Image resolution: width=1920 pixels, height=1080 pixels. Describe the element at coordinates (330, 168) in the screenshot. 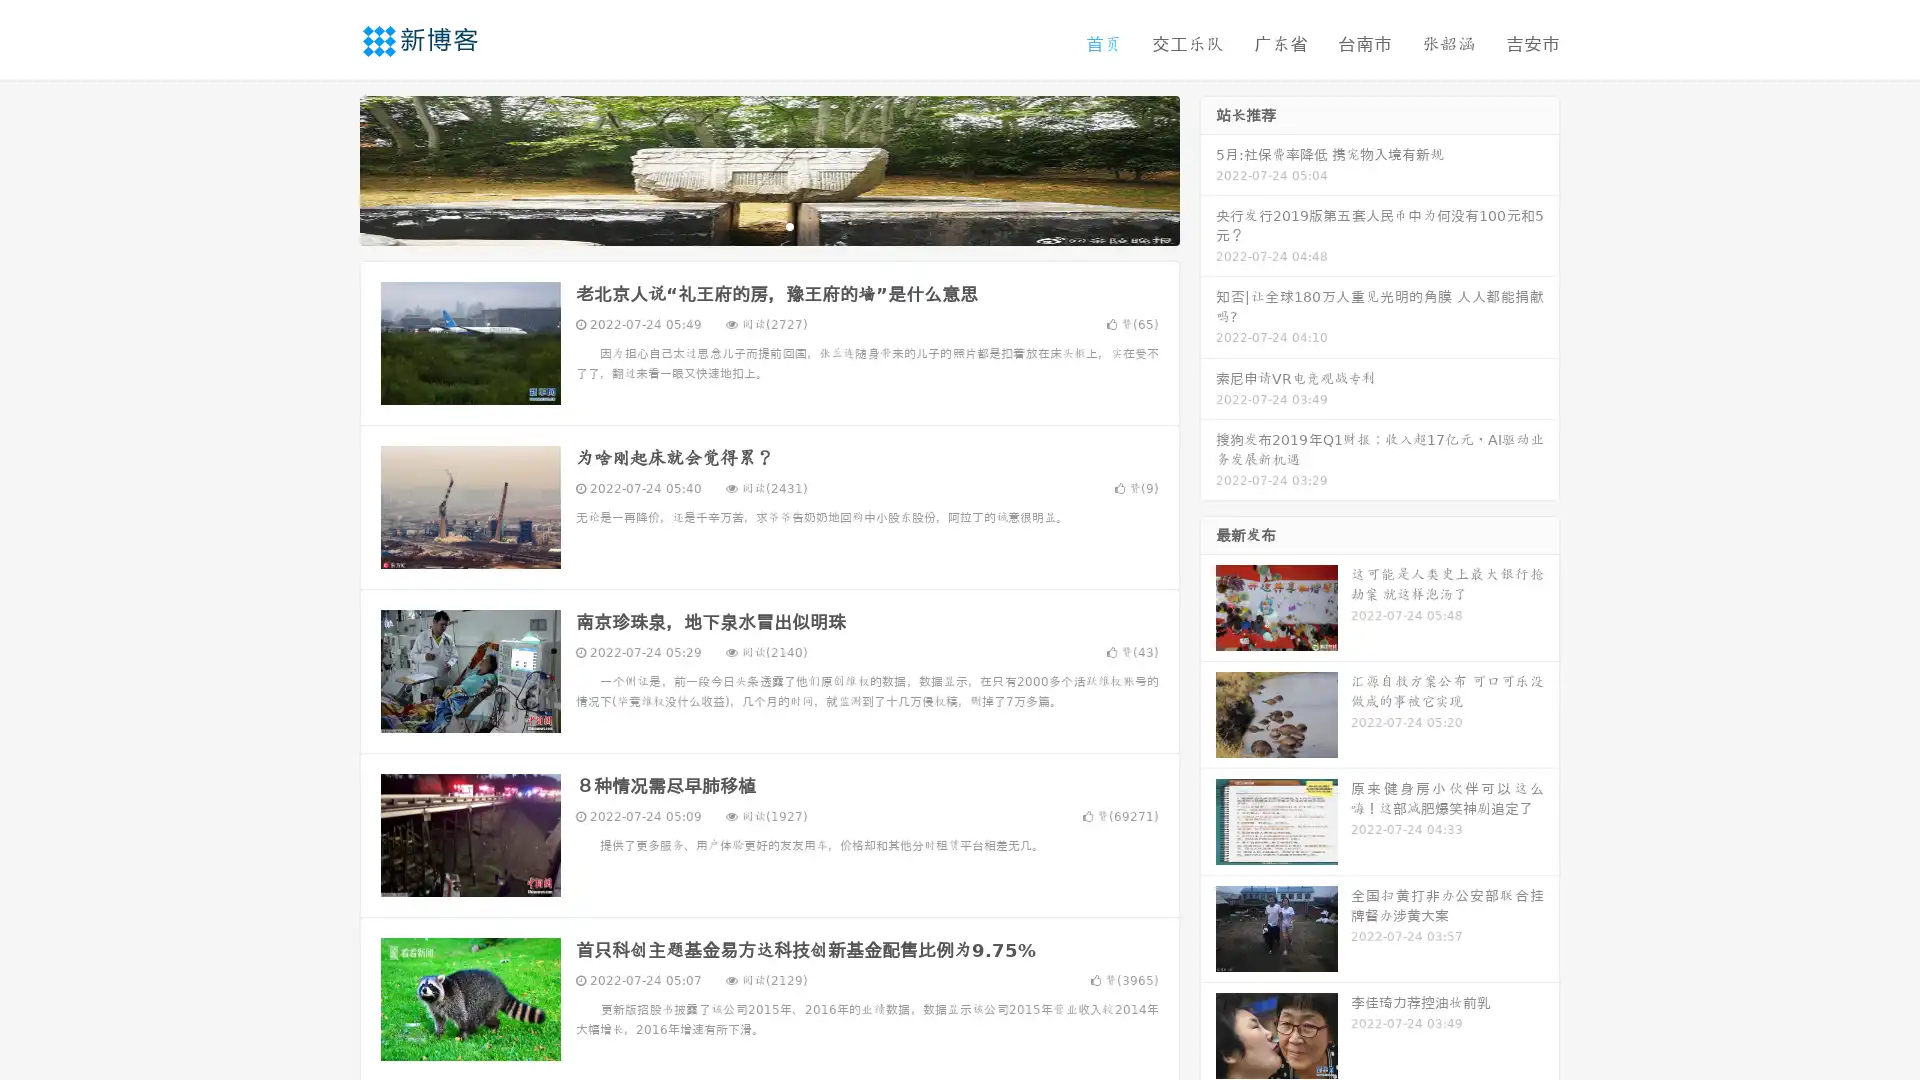

I see `Previous slide` at that location.